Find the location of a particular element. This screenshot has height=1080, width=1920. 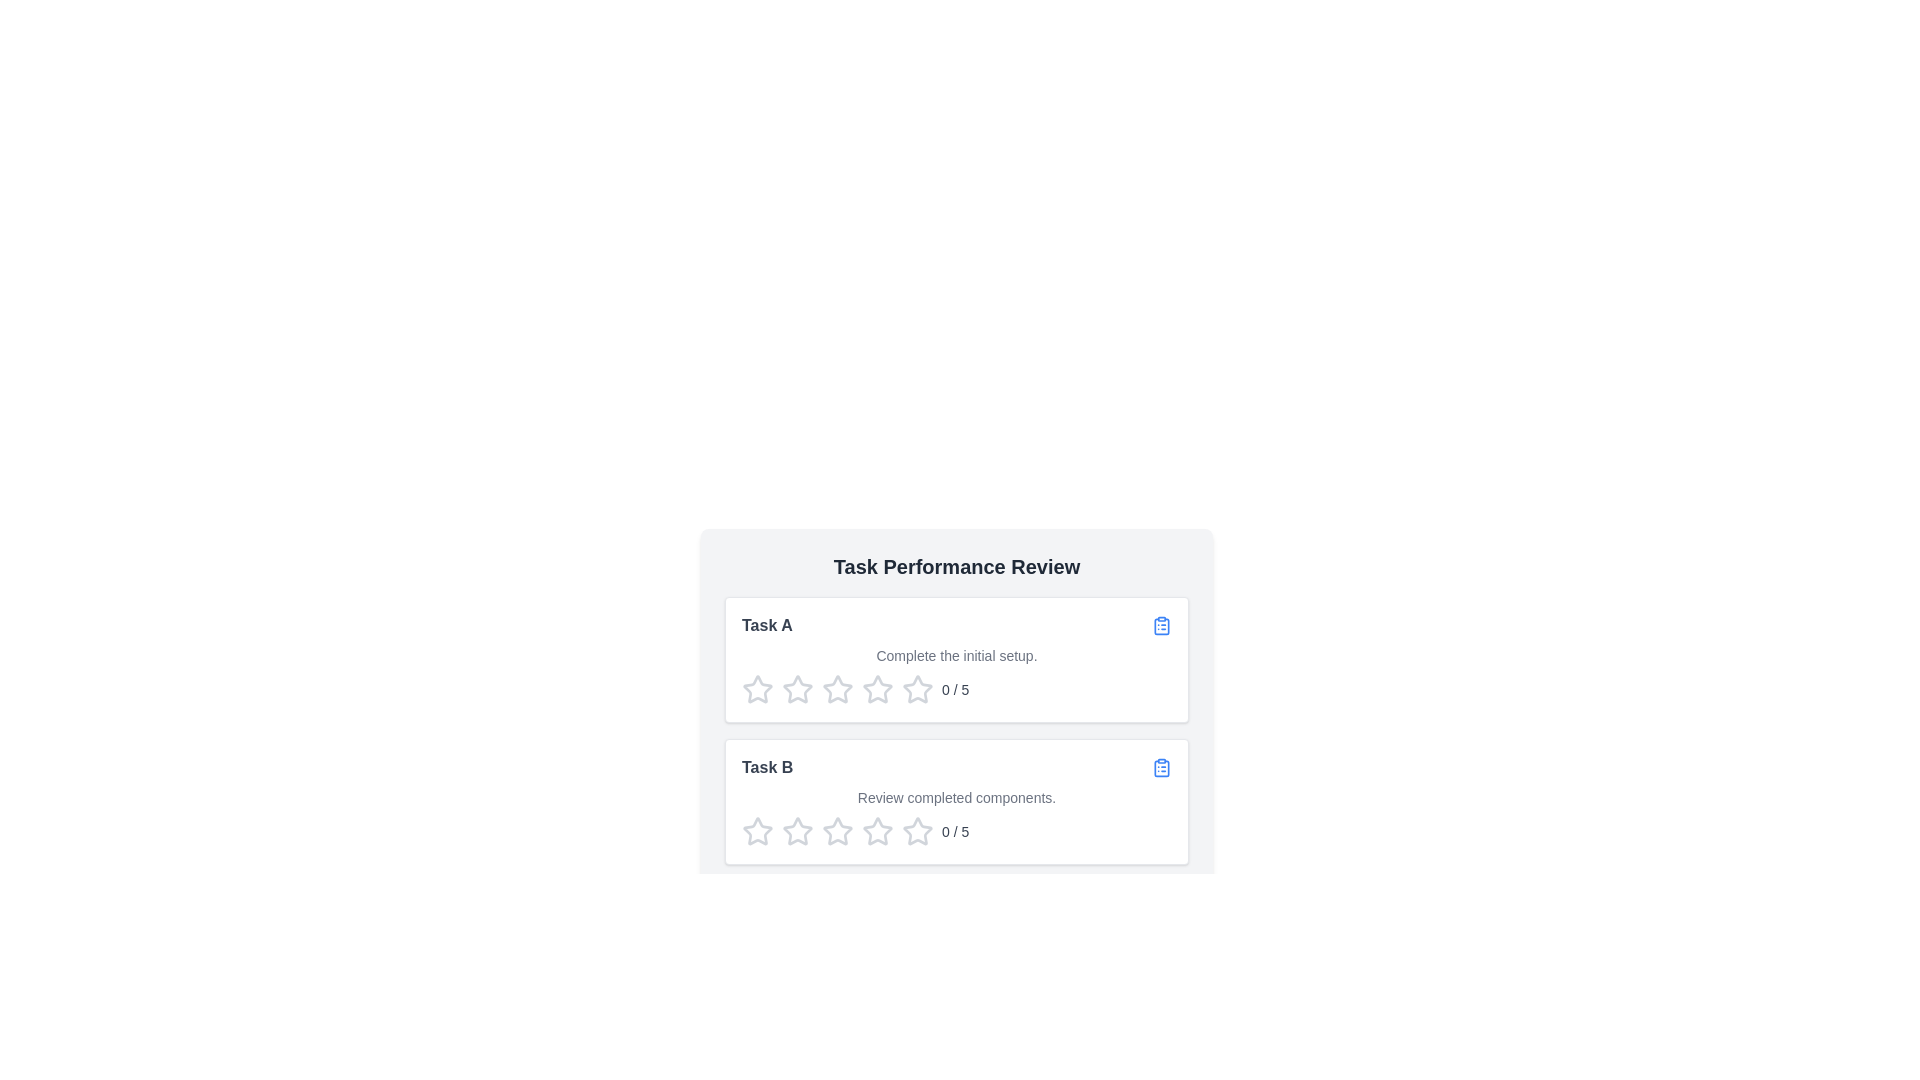

the stars in the second task item of the task list to assign a rating is located at coordinates (955, 801).